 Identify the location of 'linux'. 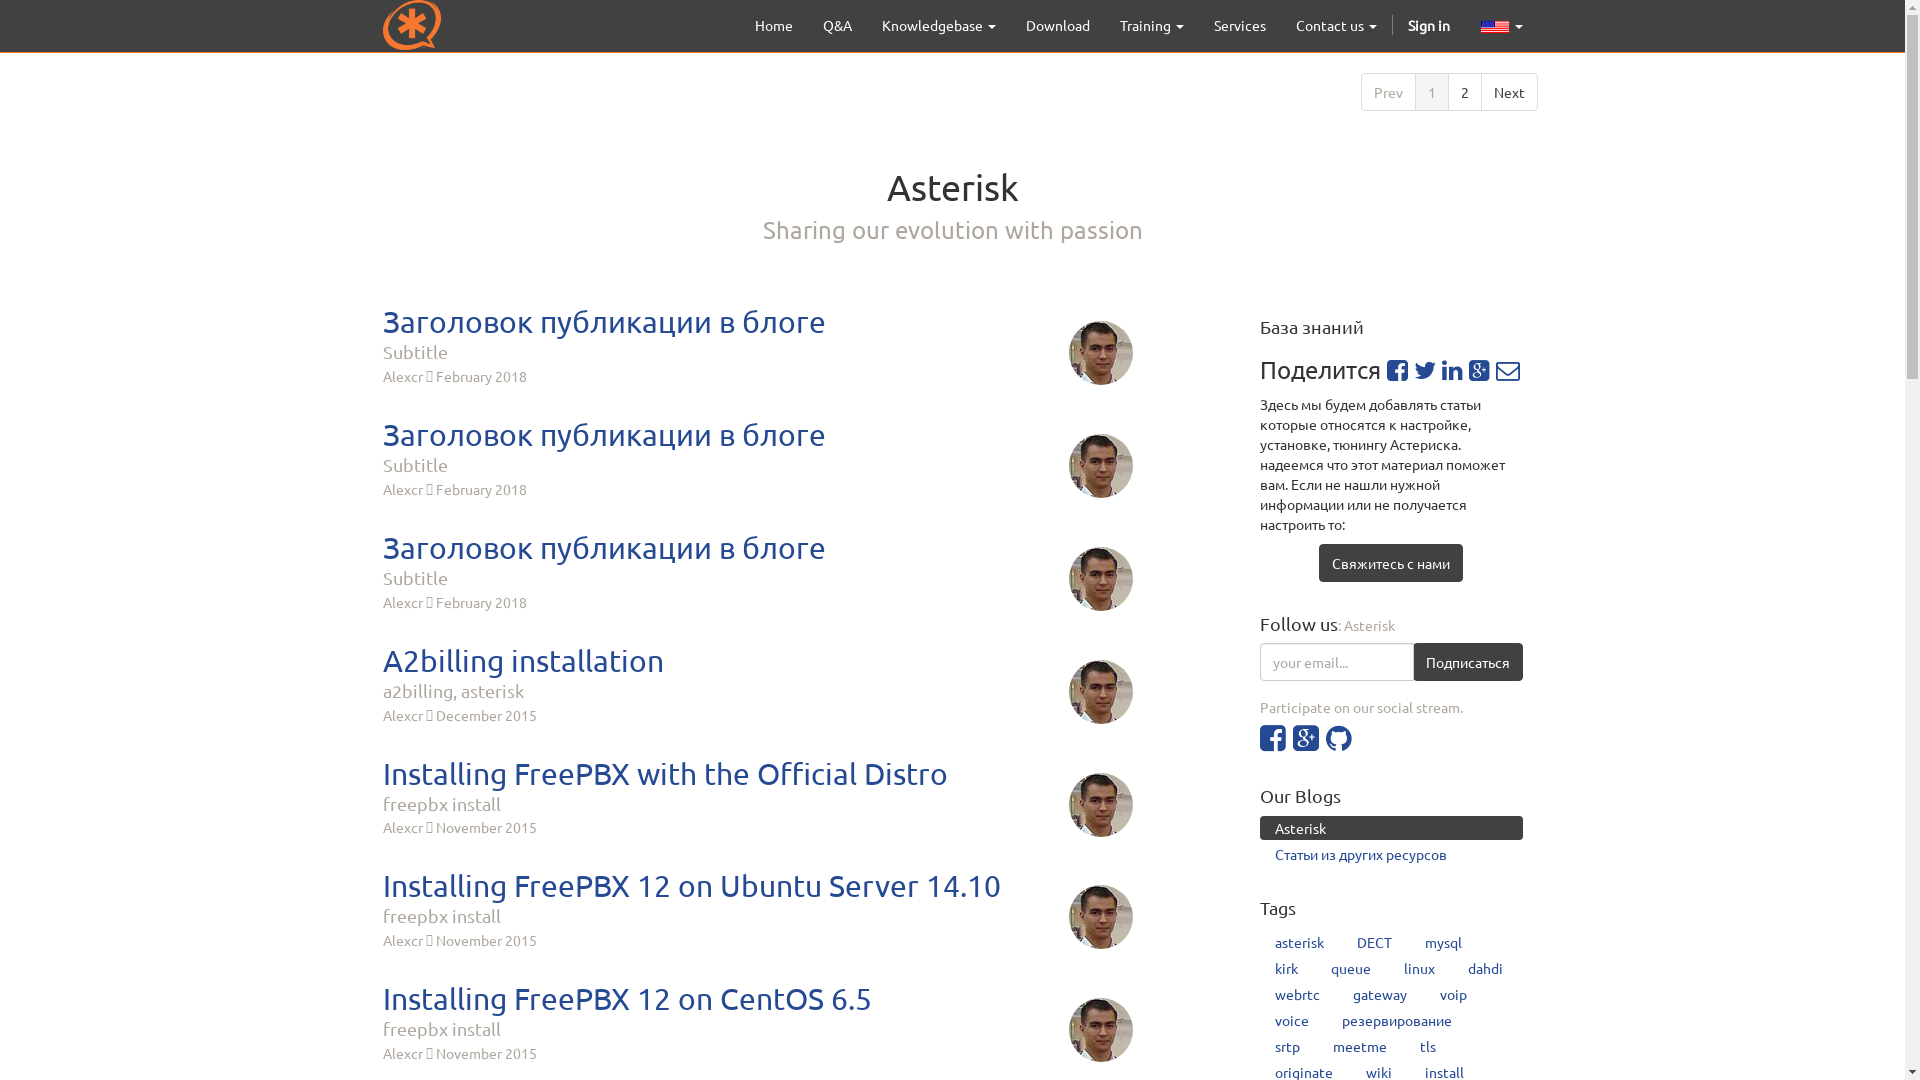
(1387, 967).